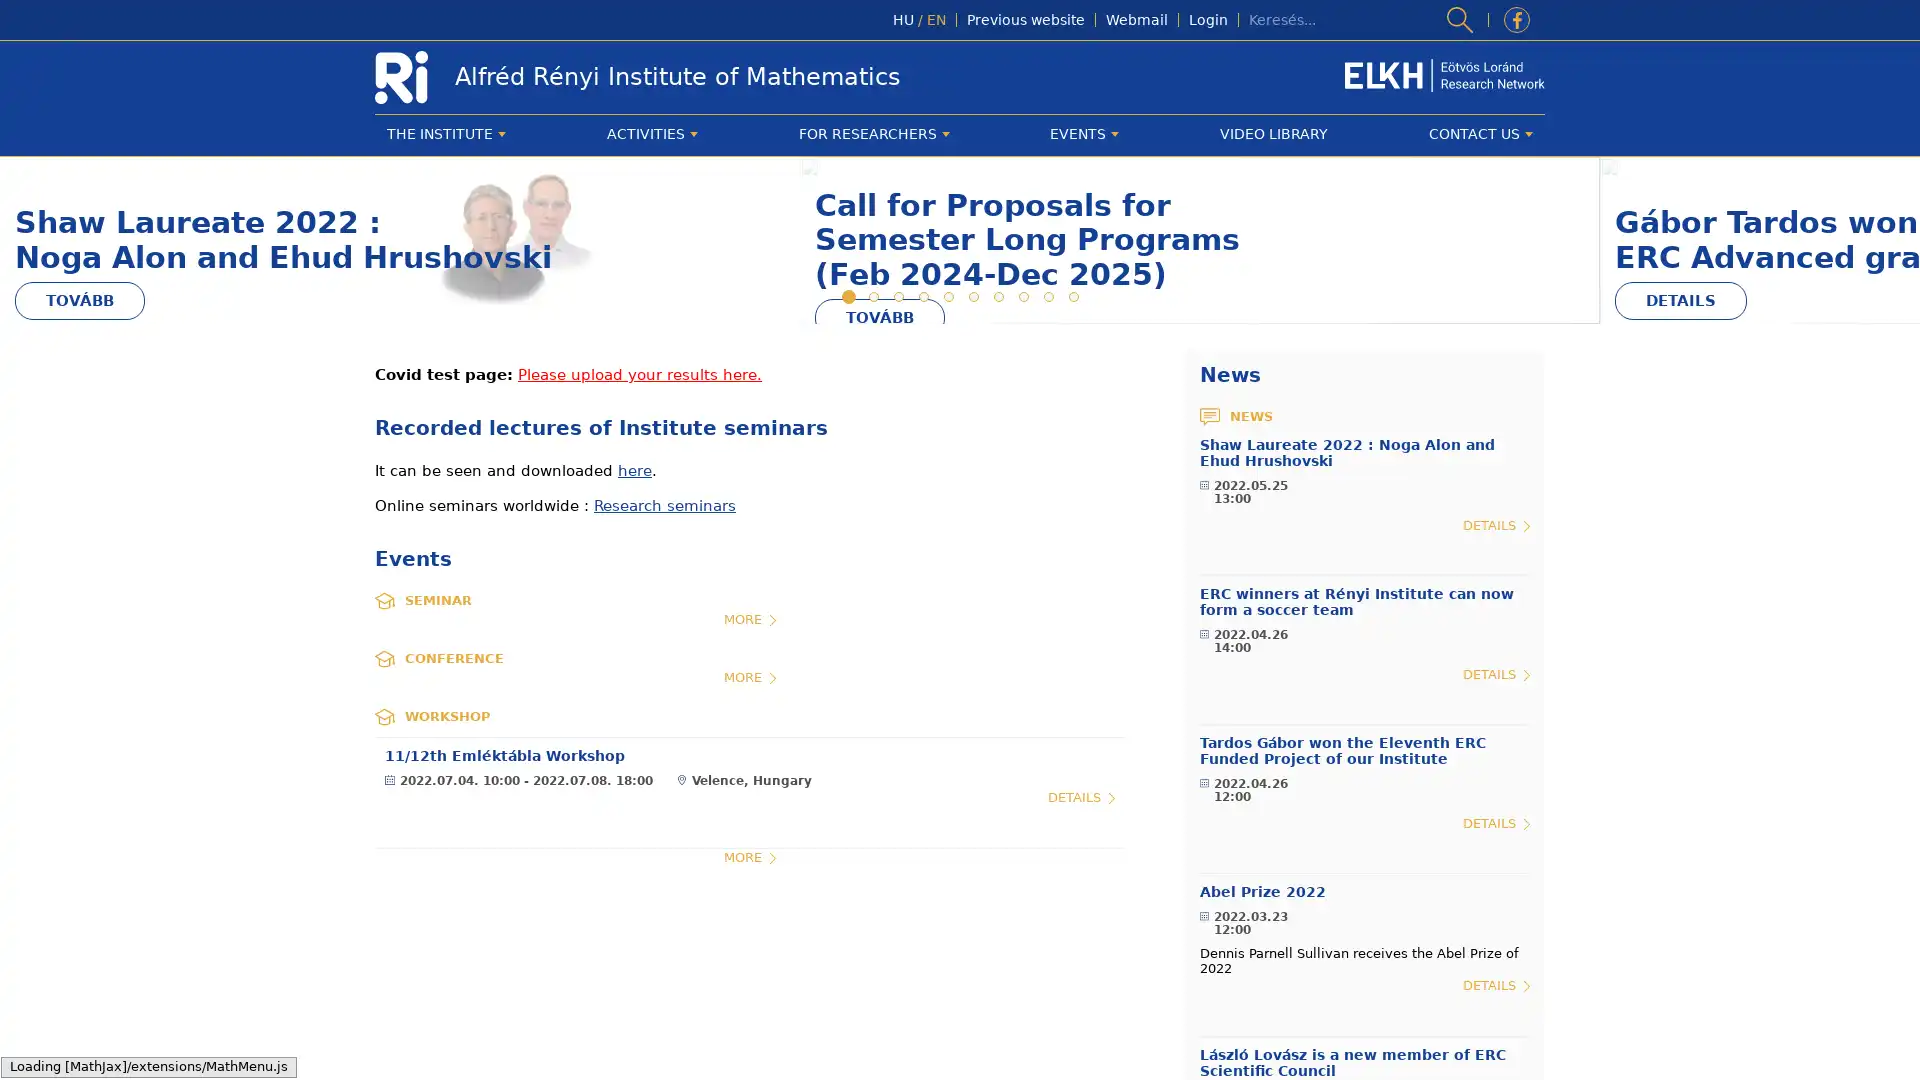 Image resolution: width=1920 pixels, height=1080 pixels. What do you see at coordinates (847, 527) in the screenshot?
I see `1` at bounding box center [847, 527].